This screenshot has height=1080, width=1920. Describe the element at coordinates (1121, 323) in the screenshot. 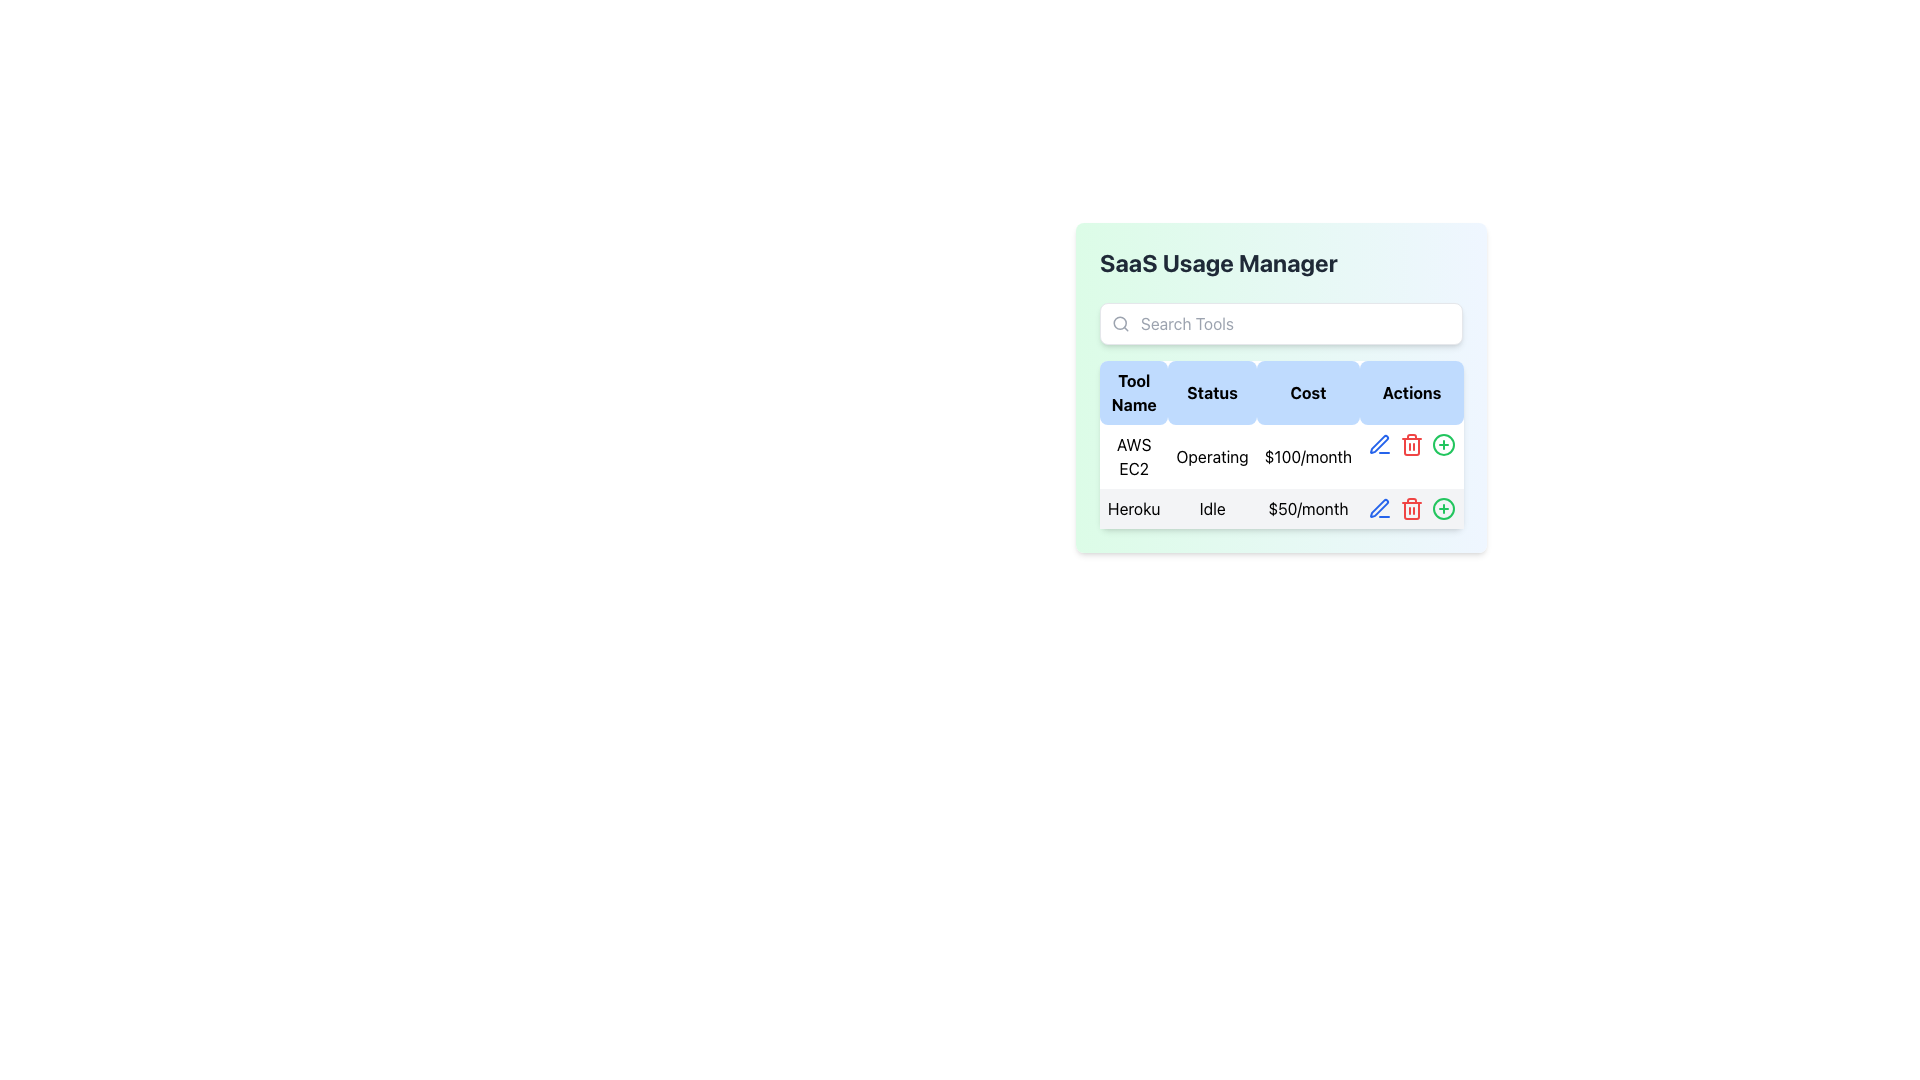

I see `the search icon located on the left side of the input field` at that location.